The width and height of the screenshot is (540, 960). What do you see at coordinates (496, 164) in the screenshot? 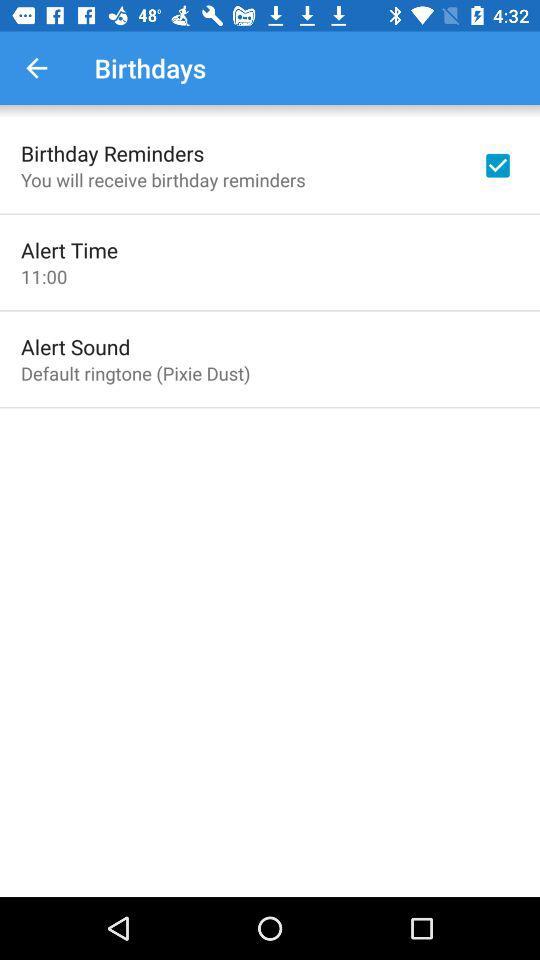
I see `icon to the right of the you will receive icon` at bounding box center [496, 164].